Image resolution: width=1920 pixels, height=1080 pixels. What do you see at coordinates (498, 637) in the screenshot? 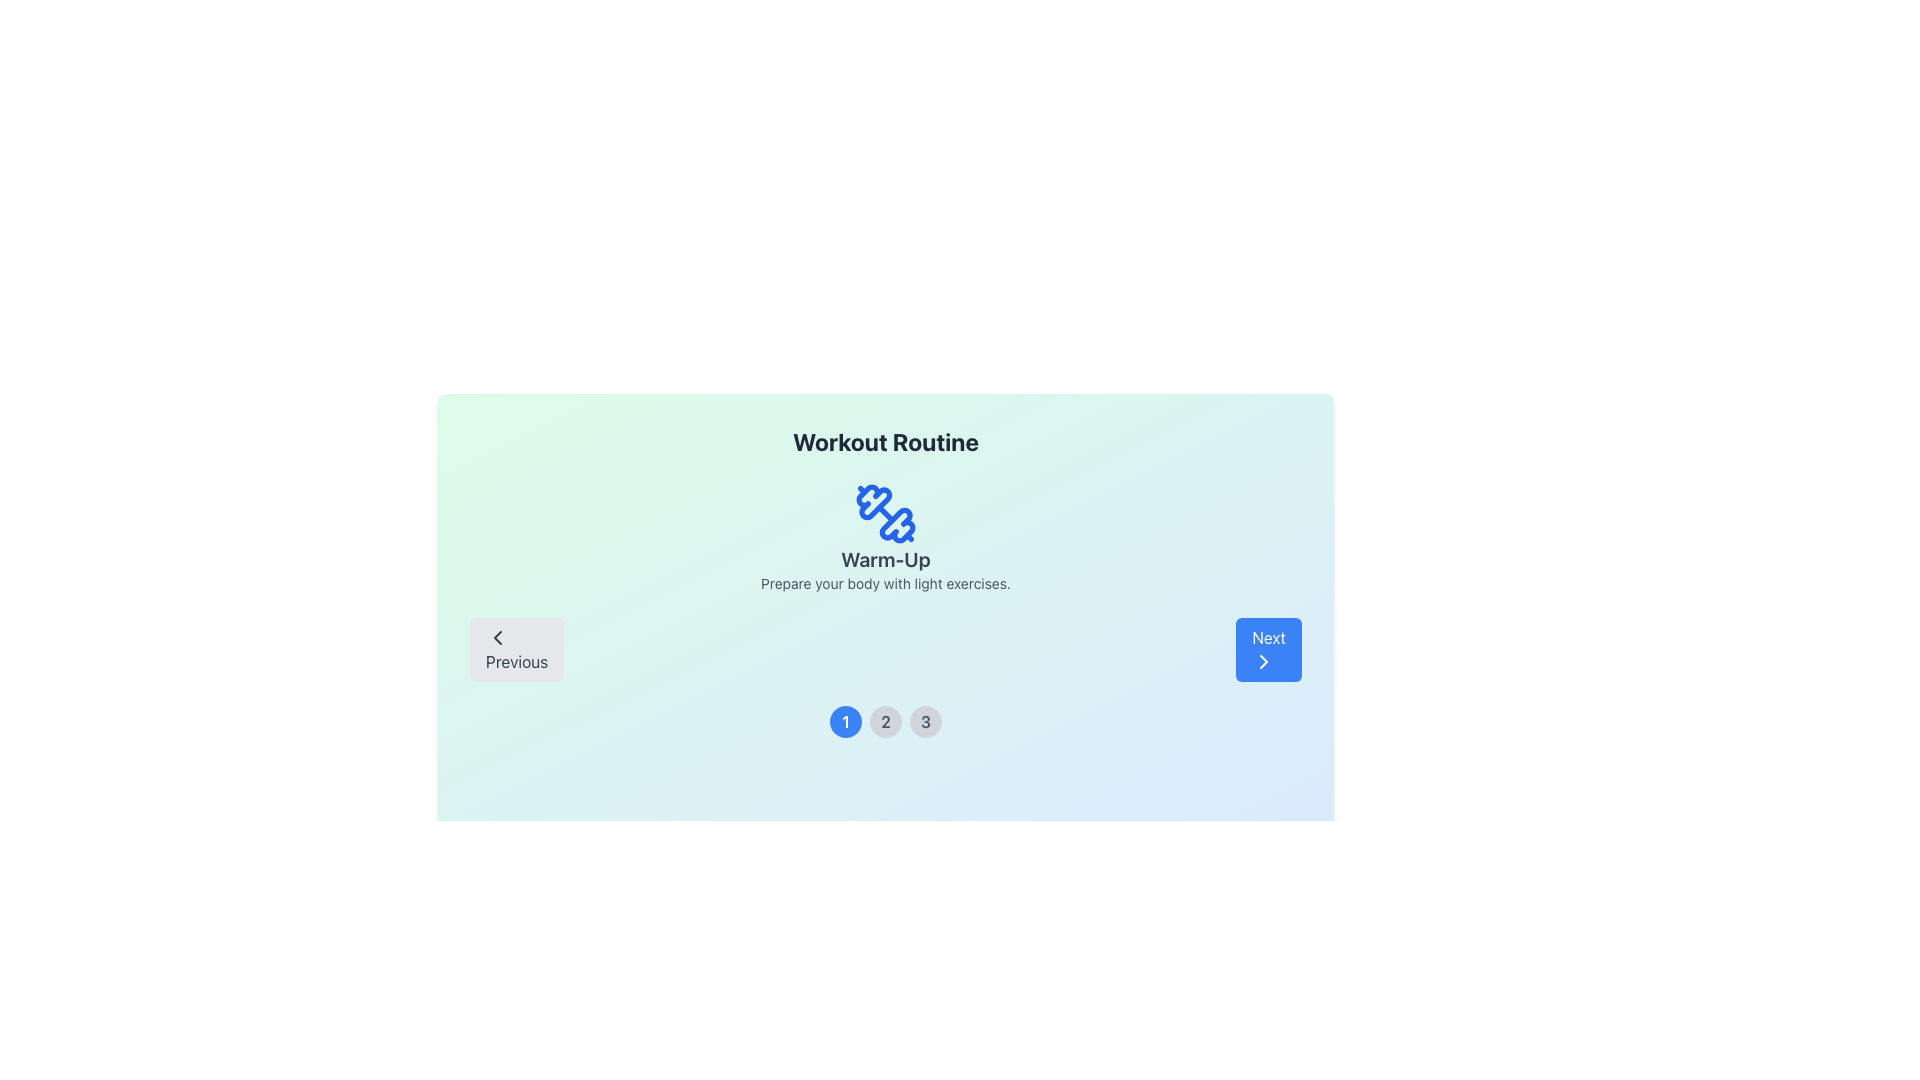
I see `the 'Previous' button icon located at the bottom-left side of the interface` at bounding box center [498, 637].